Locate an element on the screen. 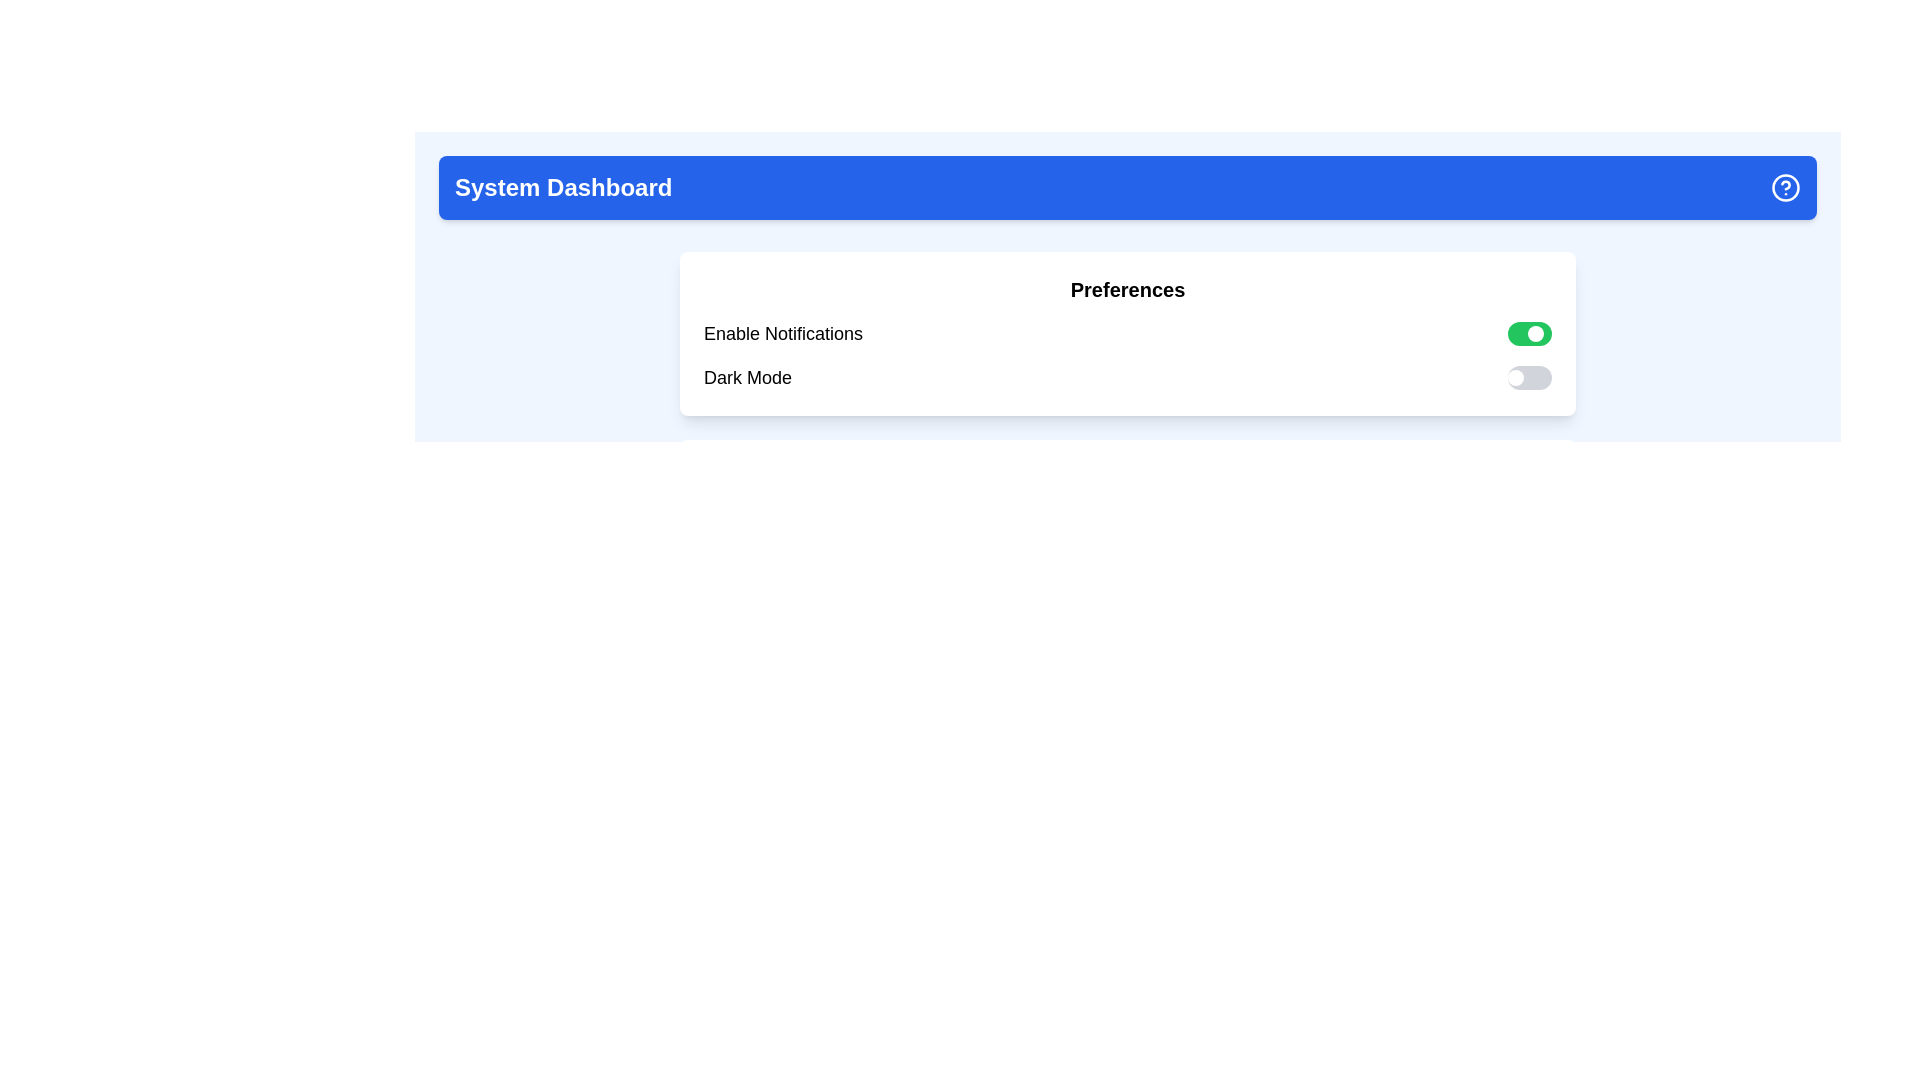  the outer circular shape of the help or information icon located at the top-right corner of the blue dashboard header bar is located at coordinates (1785, 188).